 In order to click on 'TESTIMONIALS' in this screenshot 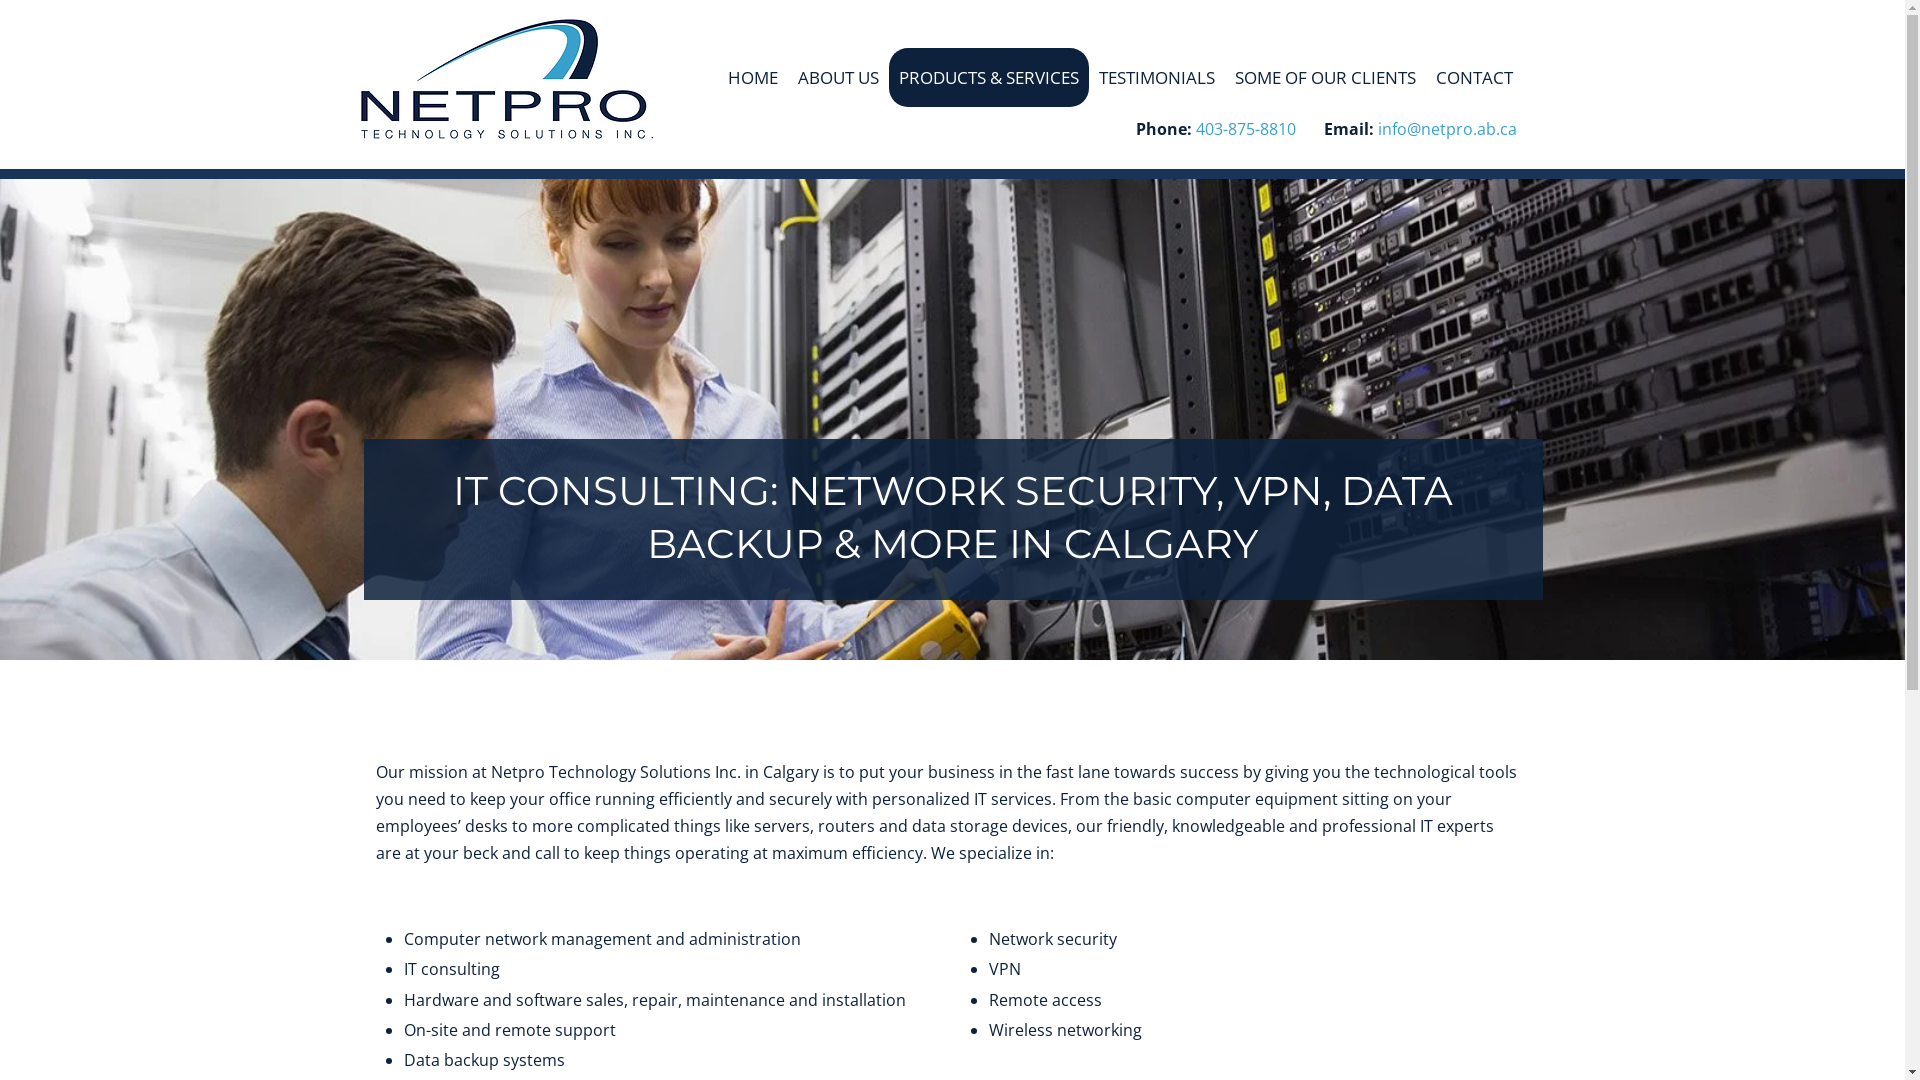, I will do `click(1156, 76)`.